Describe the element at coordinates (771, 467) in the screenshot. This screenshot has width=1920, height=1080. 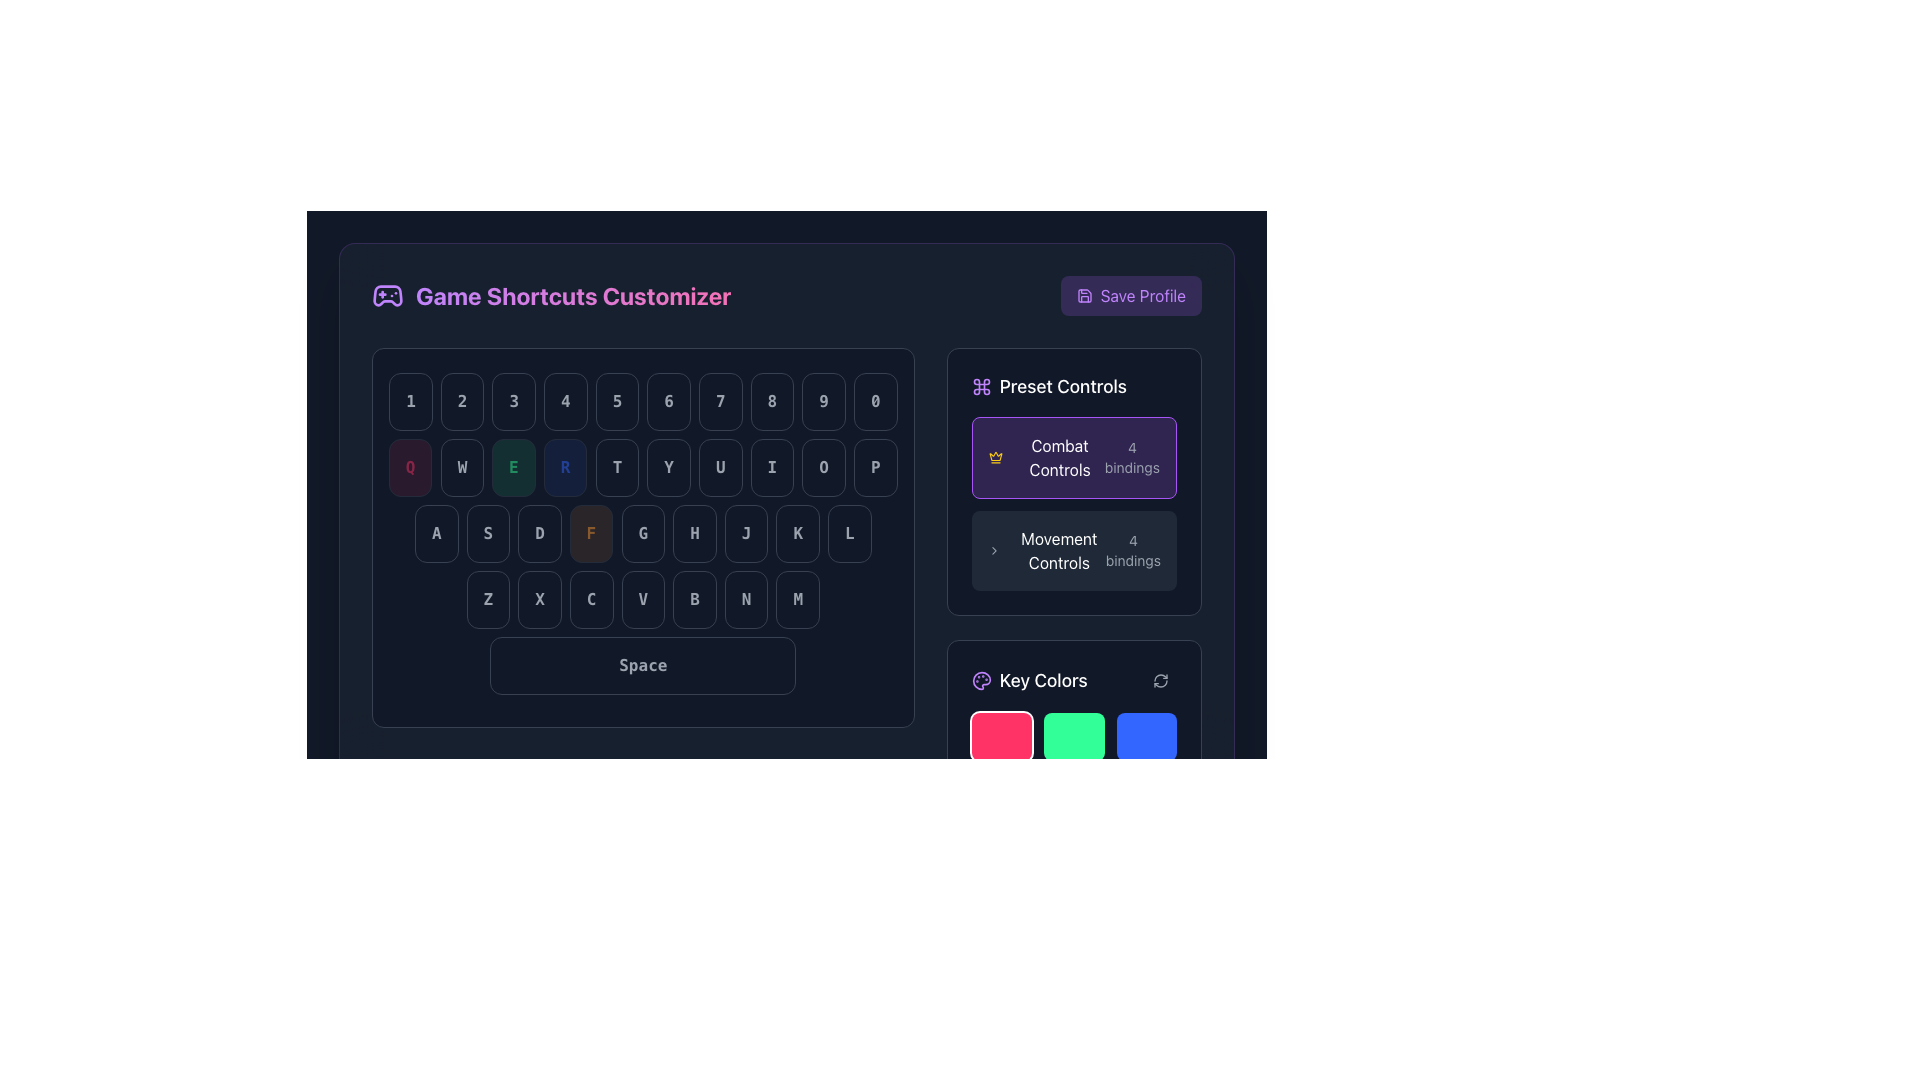
I see `the 'I' key on the keyboard layout` at that location.